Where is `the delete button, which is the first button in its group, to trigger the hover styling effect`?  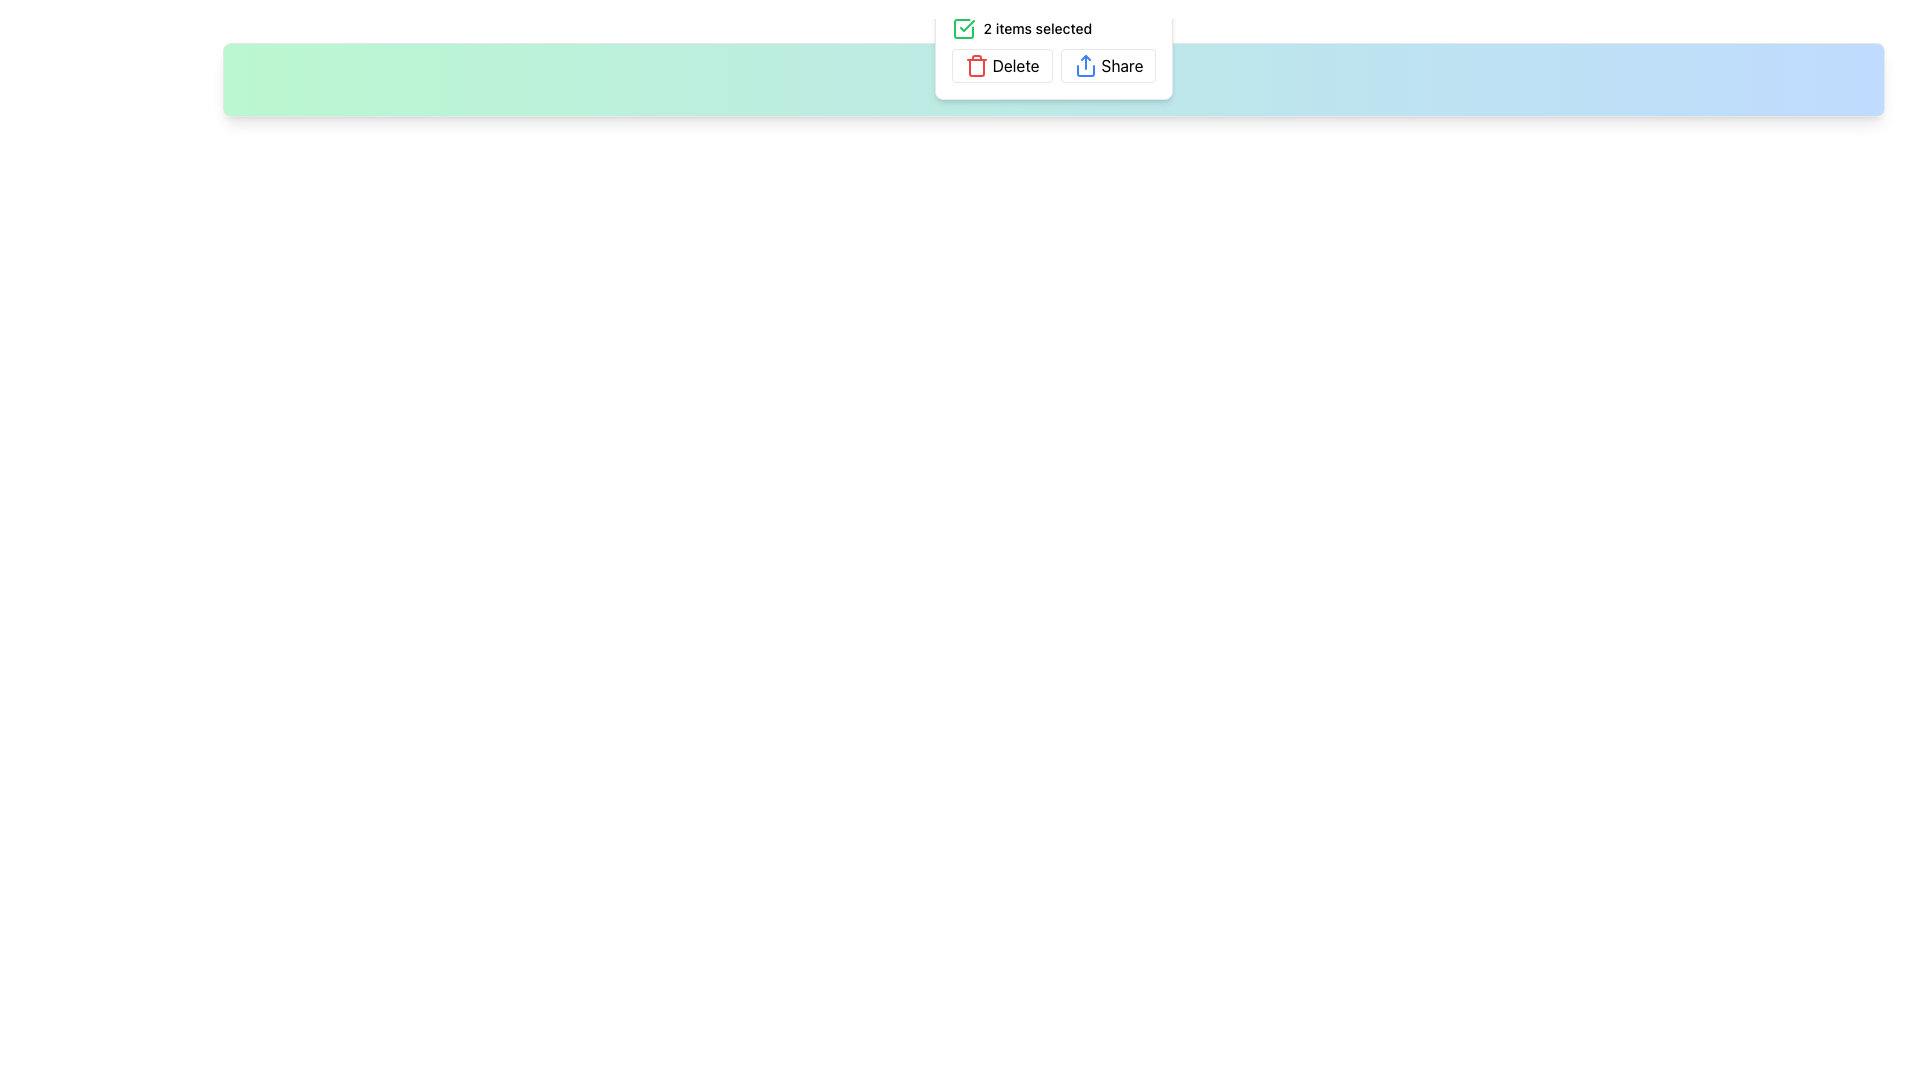 the delete button, which is the first button in its group, to trigger the hover styling effect is located at coordinates (1002, 64).